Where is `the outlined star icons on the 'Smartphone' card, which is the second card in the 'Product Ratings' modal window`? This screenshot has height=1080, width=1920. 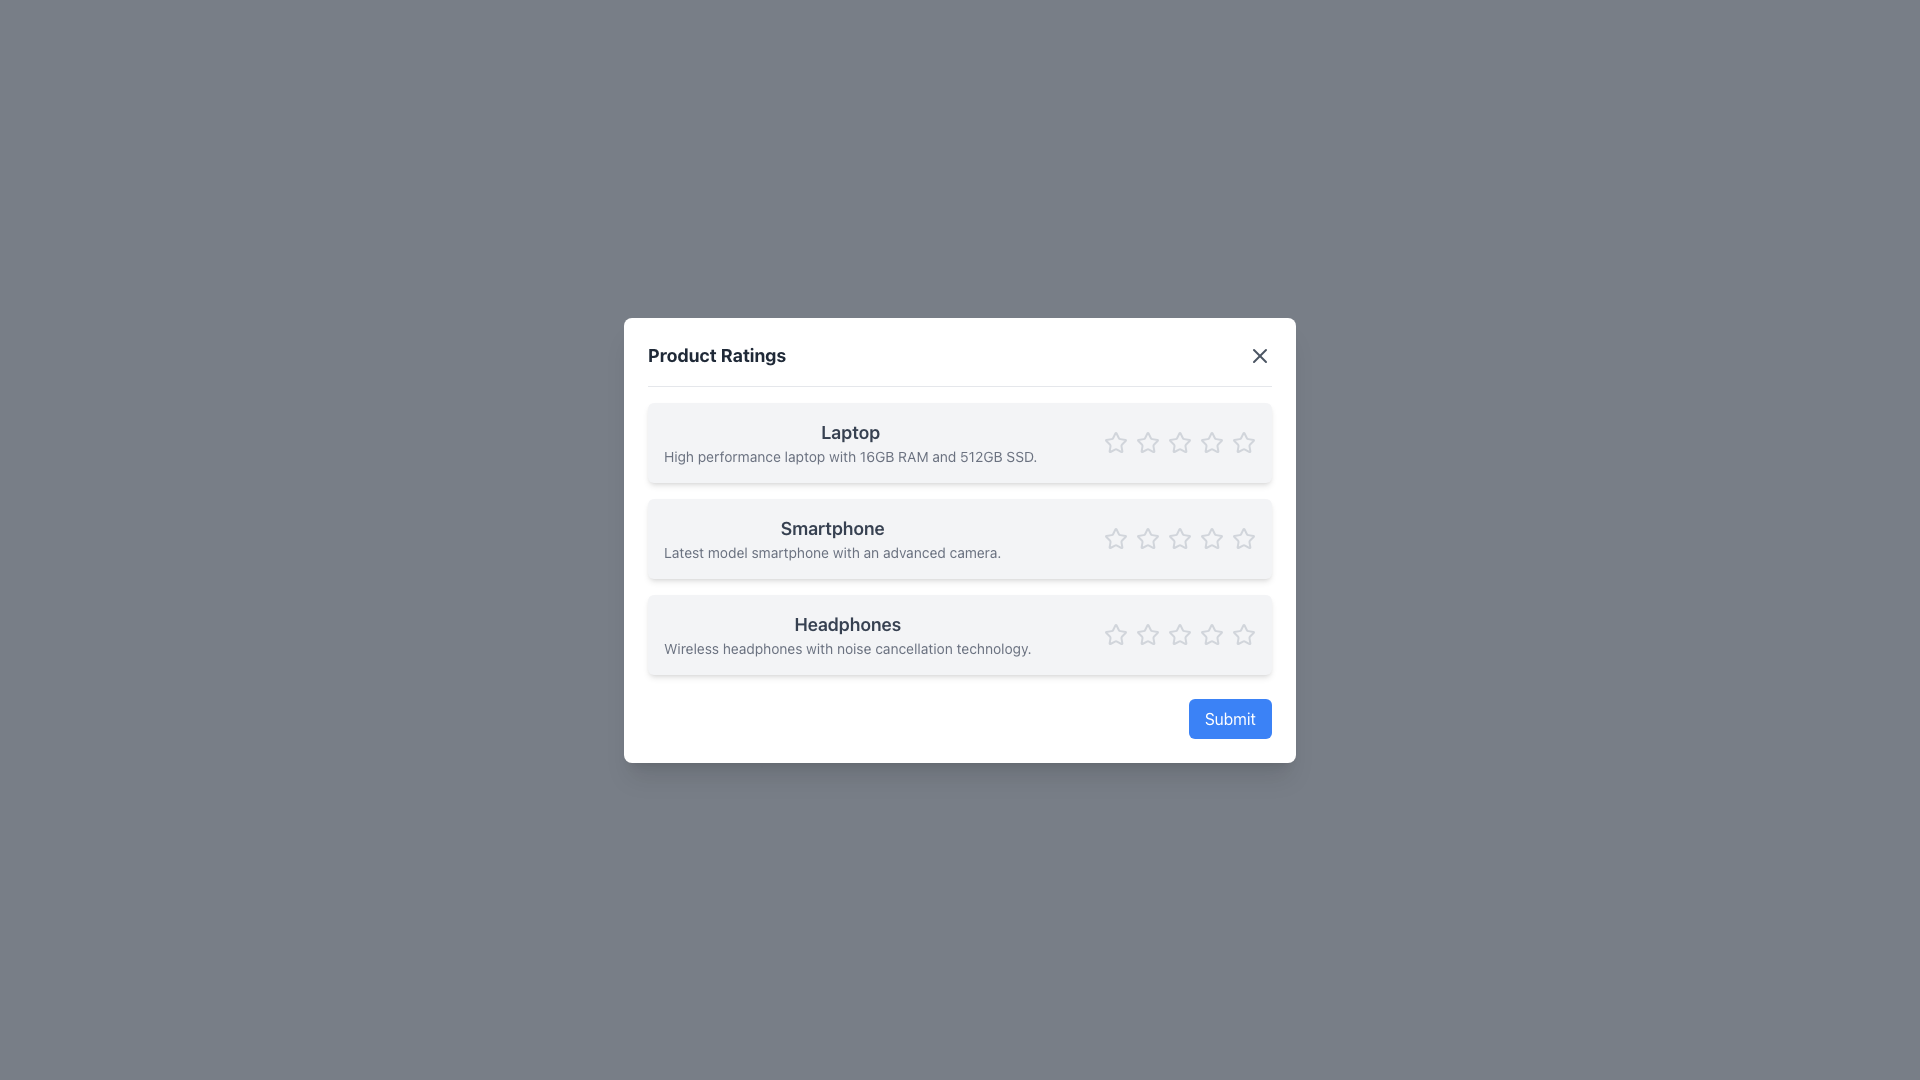 the outlined star icons on the 'Smartphone' card, which is the second card in the 'Product Ratings' modal window is located at coordinates (960, 537).